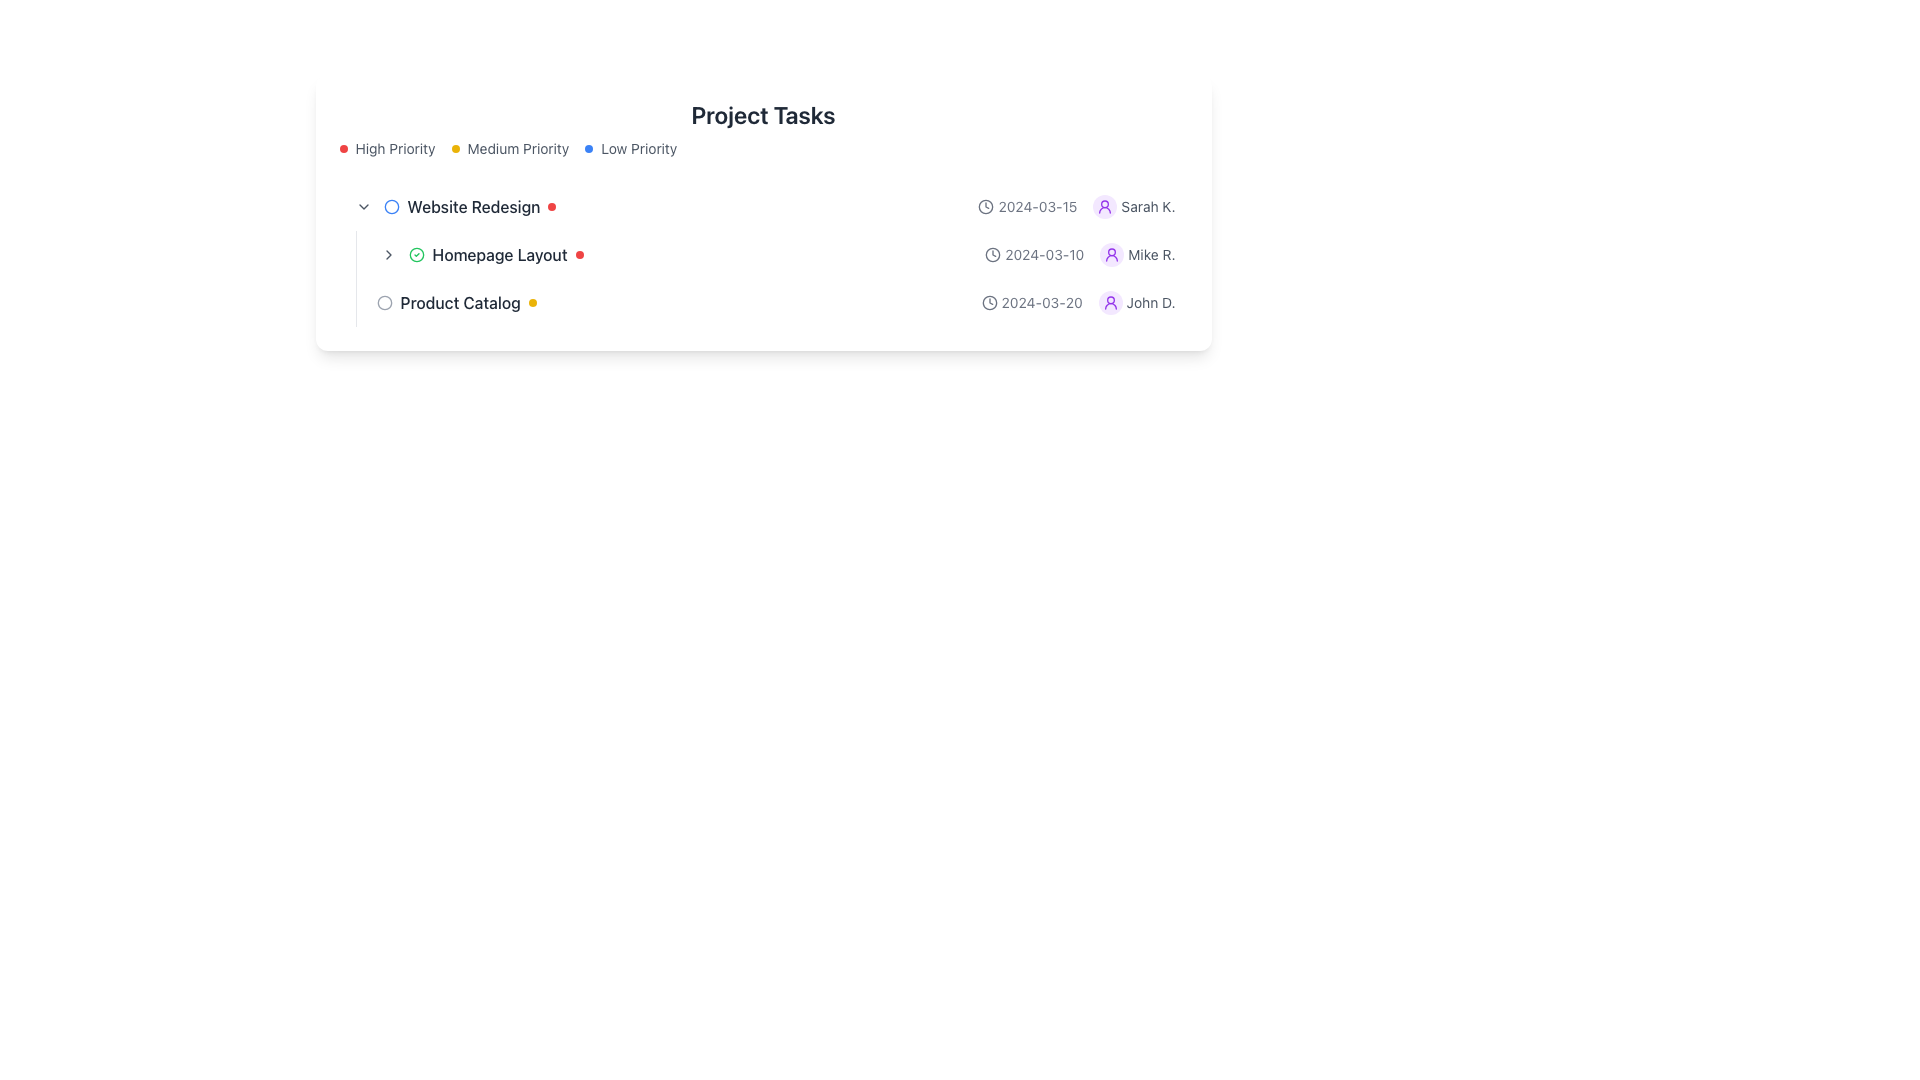 The image size is (1920, 1080). What do you see at coordinates (993, 253) in the screenshot?
I see `the clock icon, which features a minimalistic outline design with hands indicating time, located to the left of the date label '2024-03-10'` at bounding box center [993, 253].